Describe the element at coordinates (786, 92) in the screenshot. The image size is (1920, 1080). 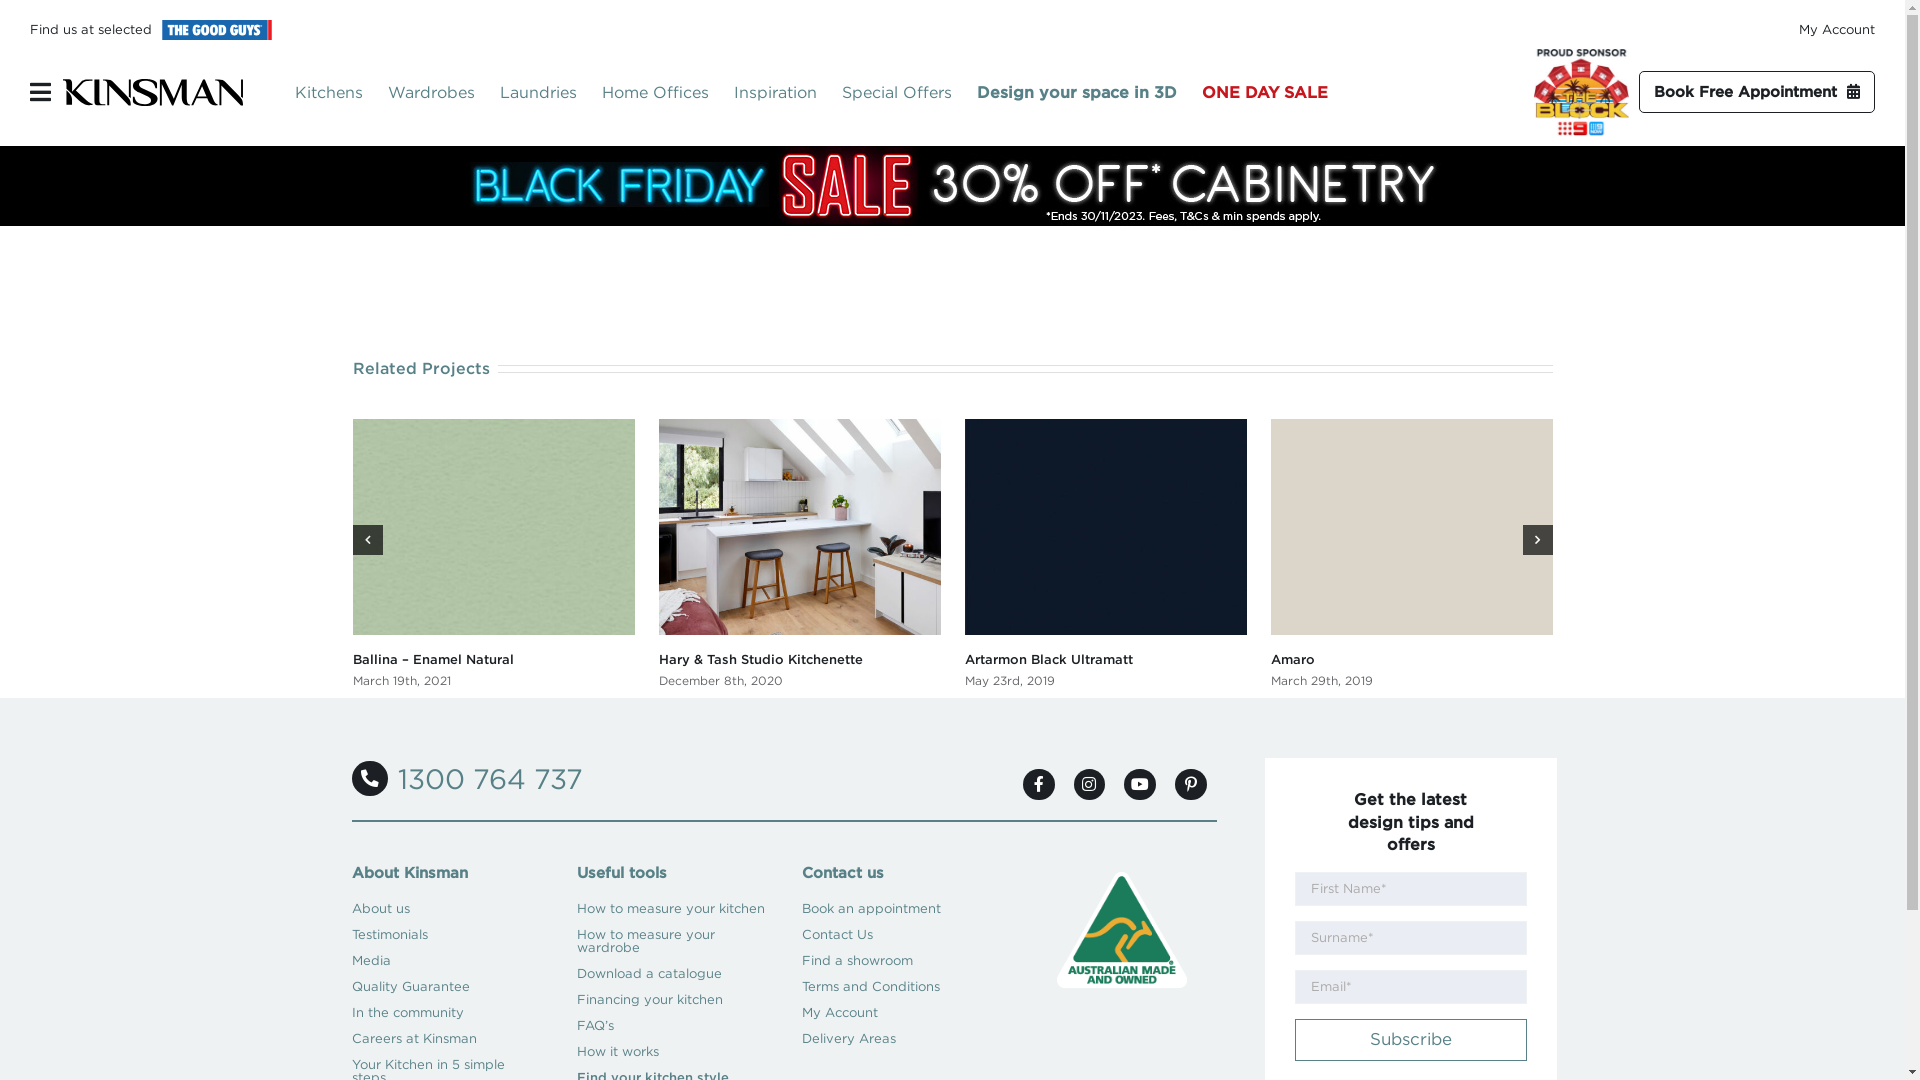
I see `'Inspiration'` at that location.